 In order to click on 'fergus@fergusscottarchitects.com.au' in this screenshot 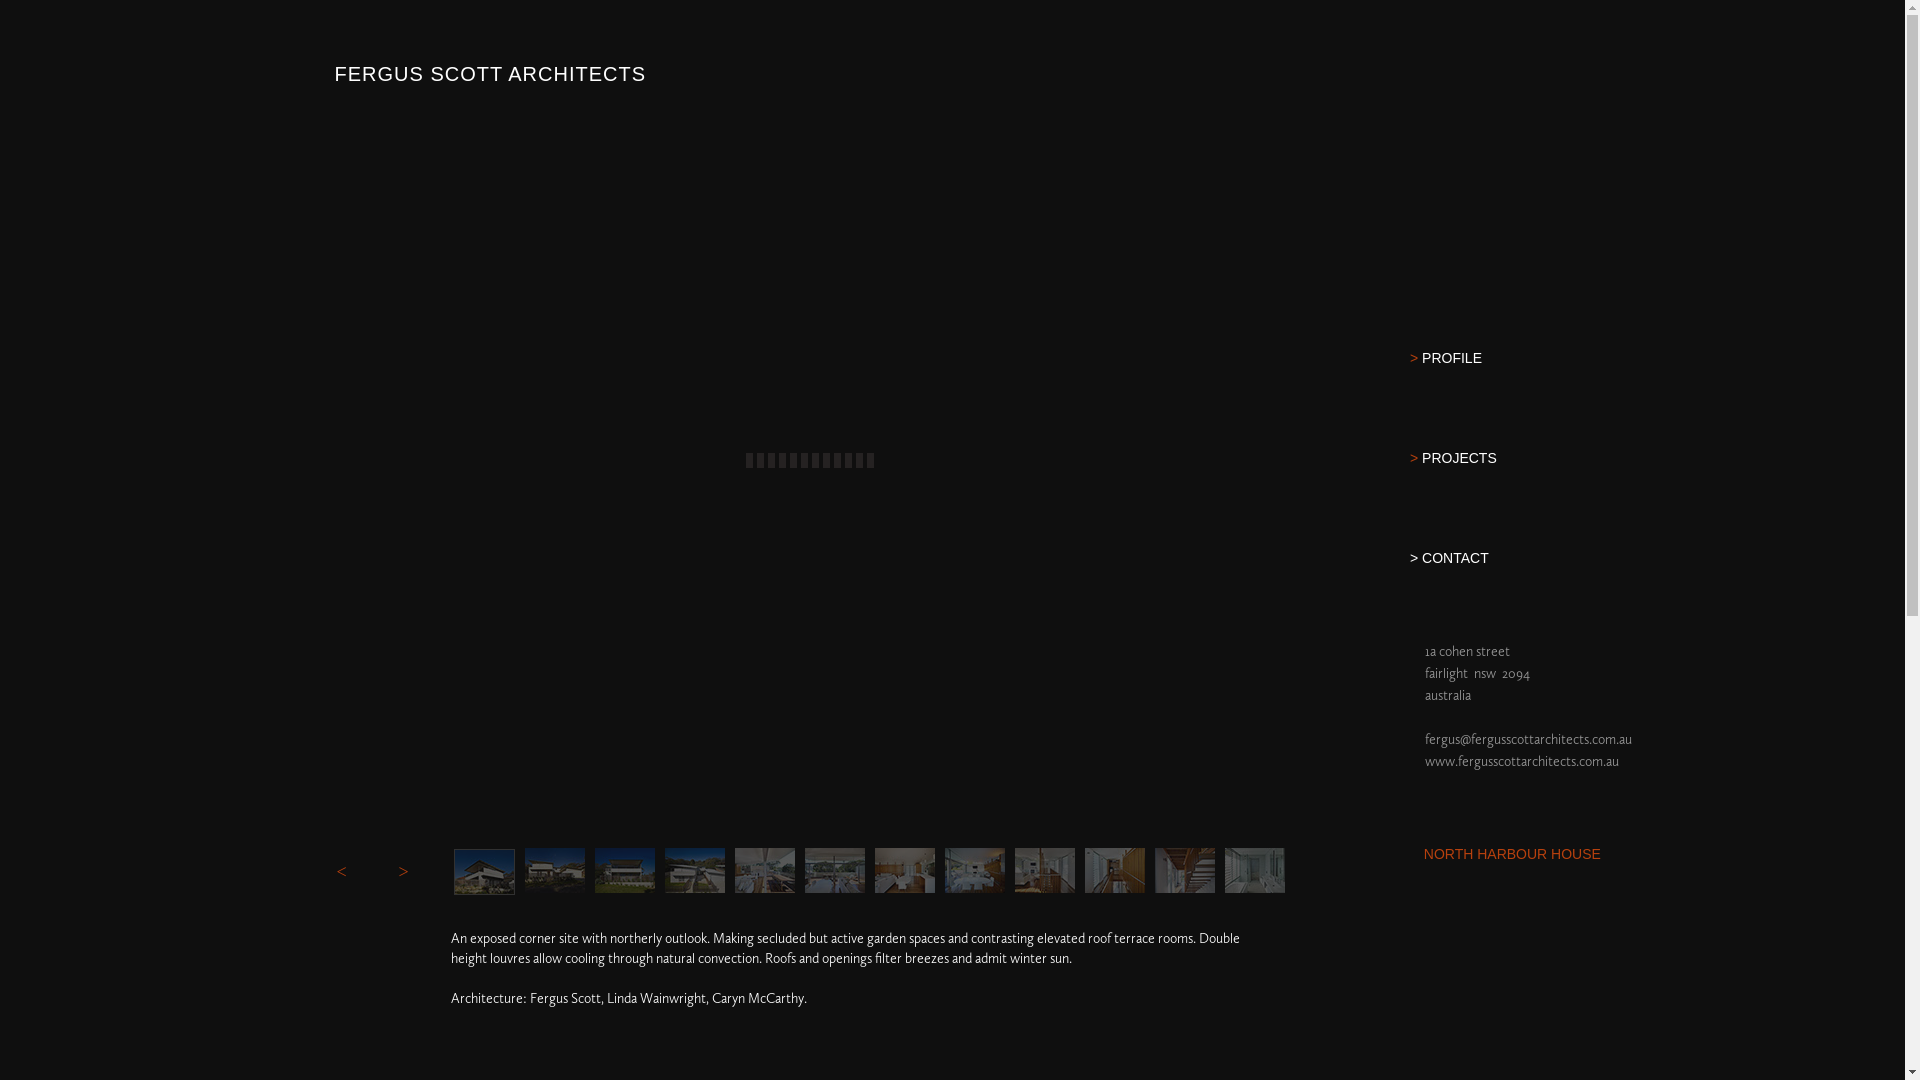, I will do `click(1527, 739)`.